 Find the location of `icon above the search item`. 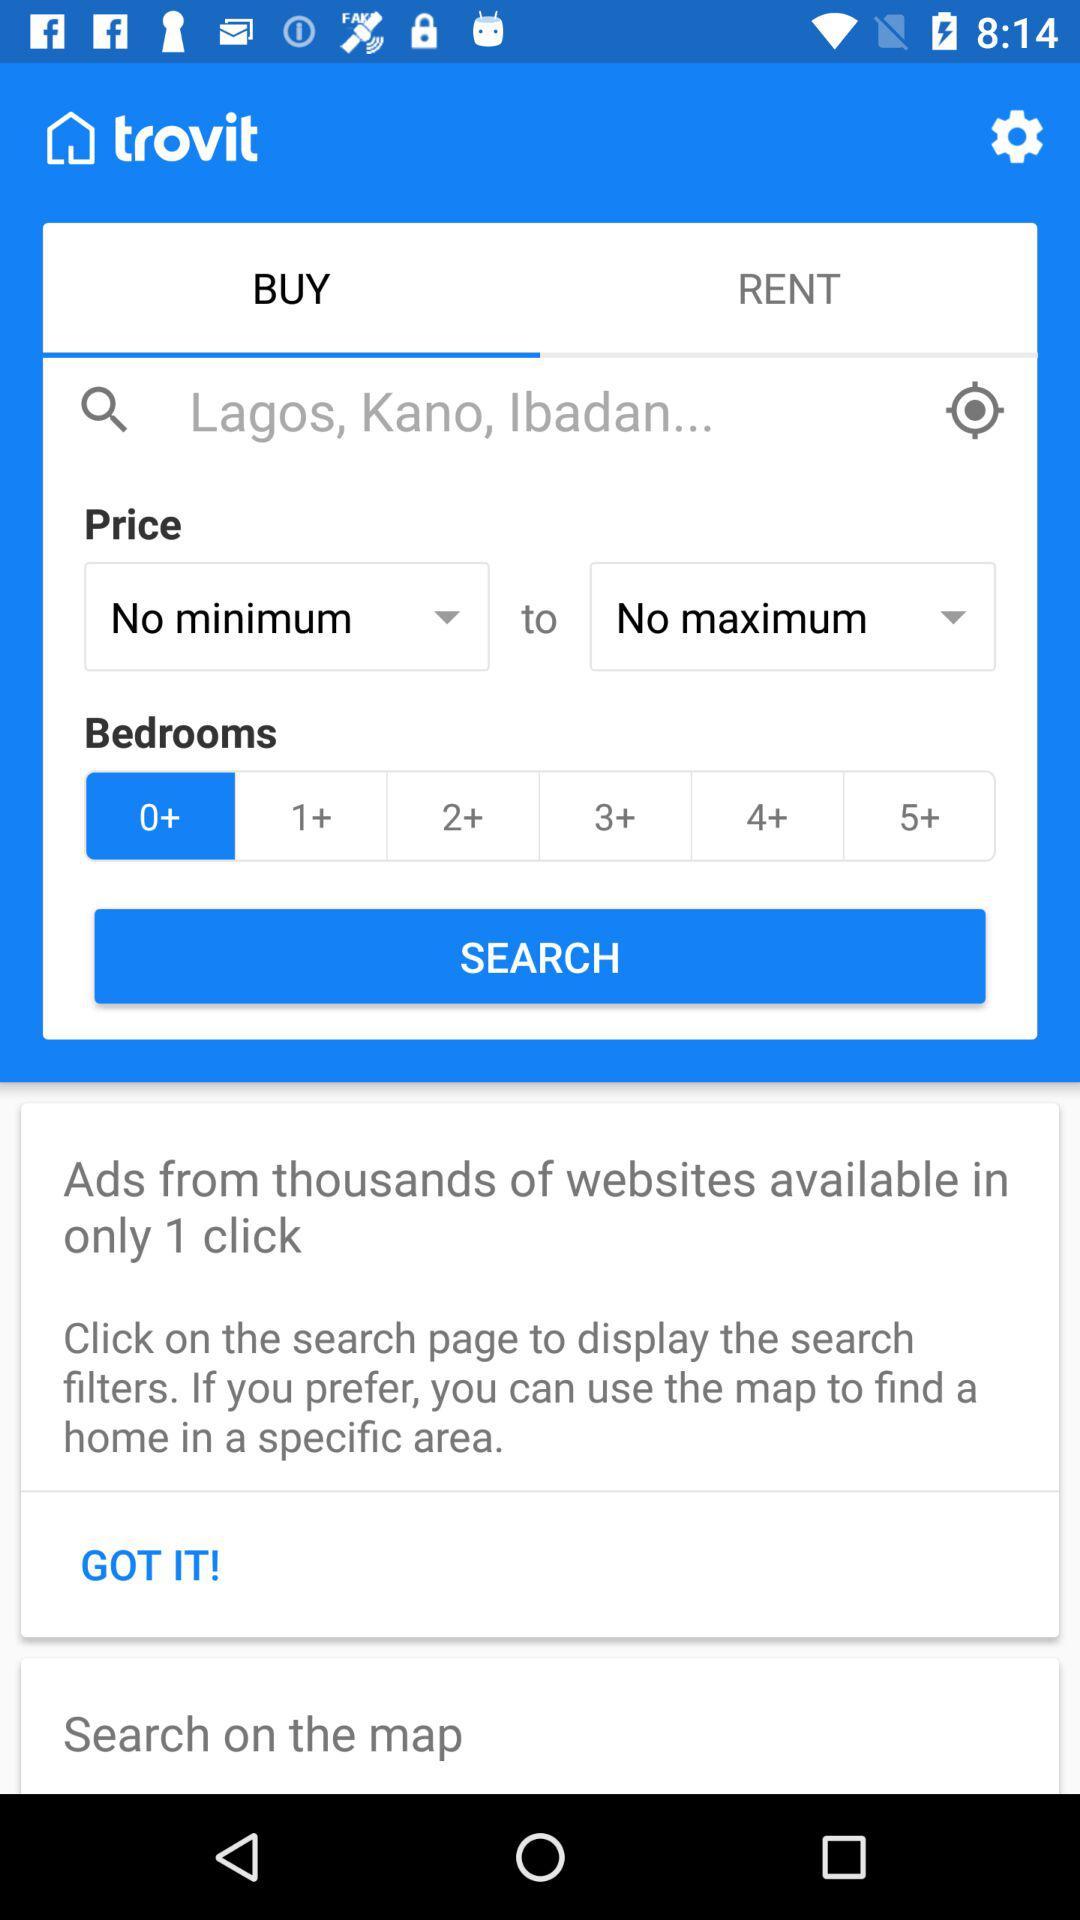

icon above the search item is located at coordinates (919, 816).